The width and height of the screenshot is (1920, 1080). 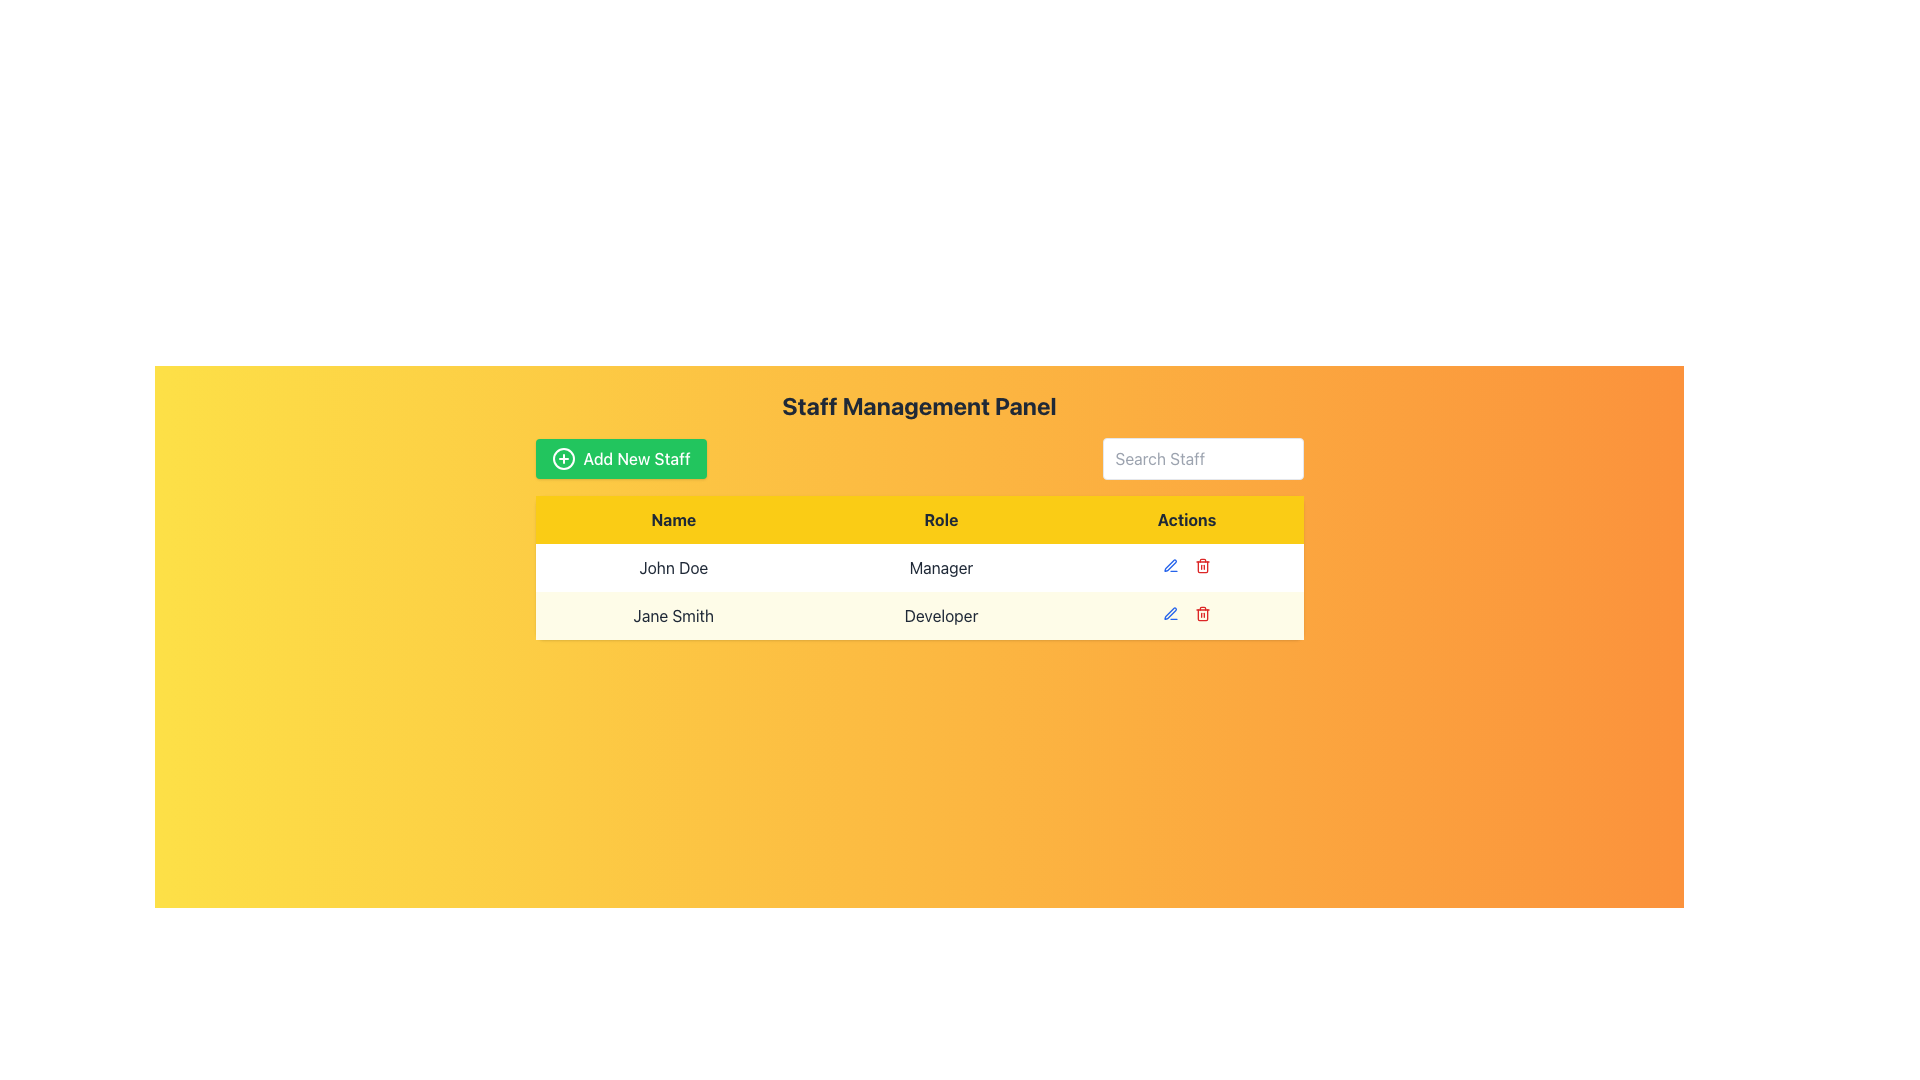 What do you see at coordinates (940, 519) in the screenshot?
I see `the 'Role' text header element, which is the second column header in a three-column layout` at bounding box center [940, 519].